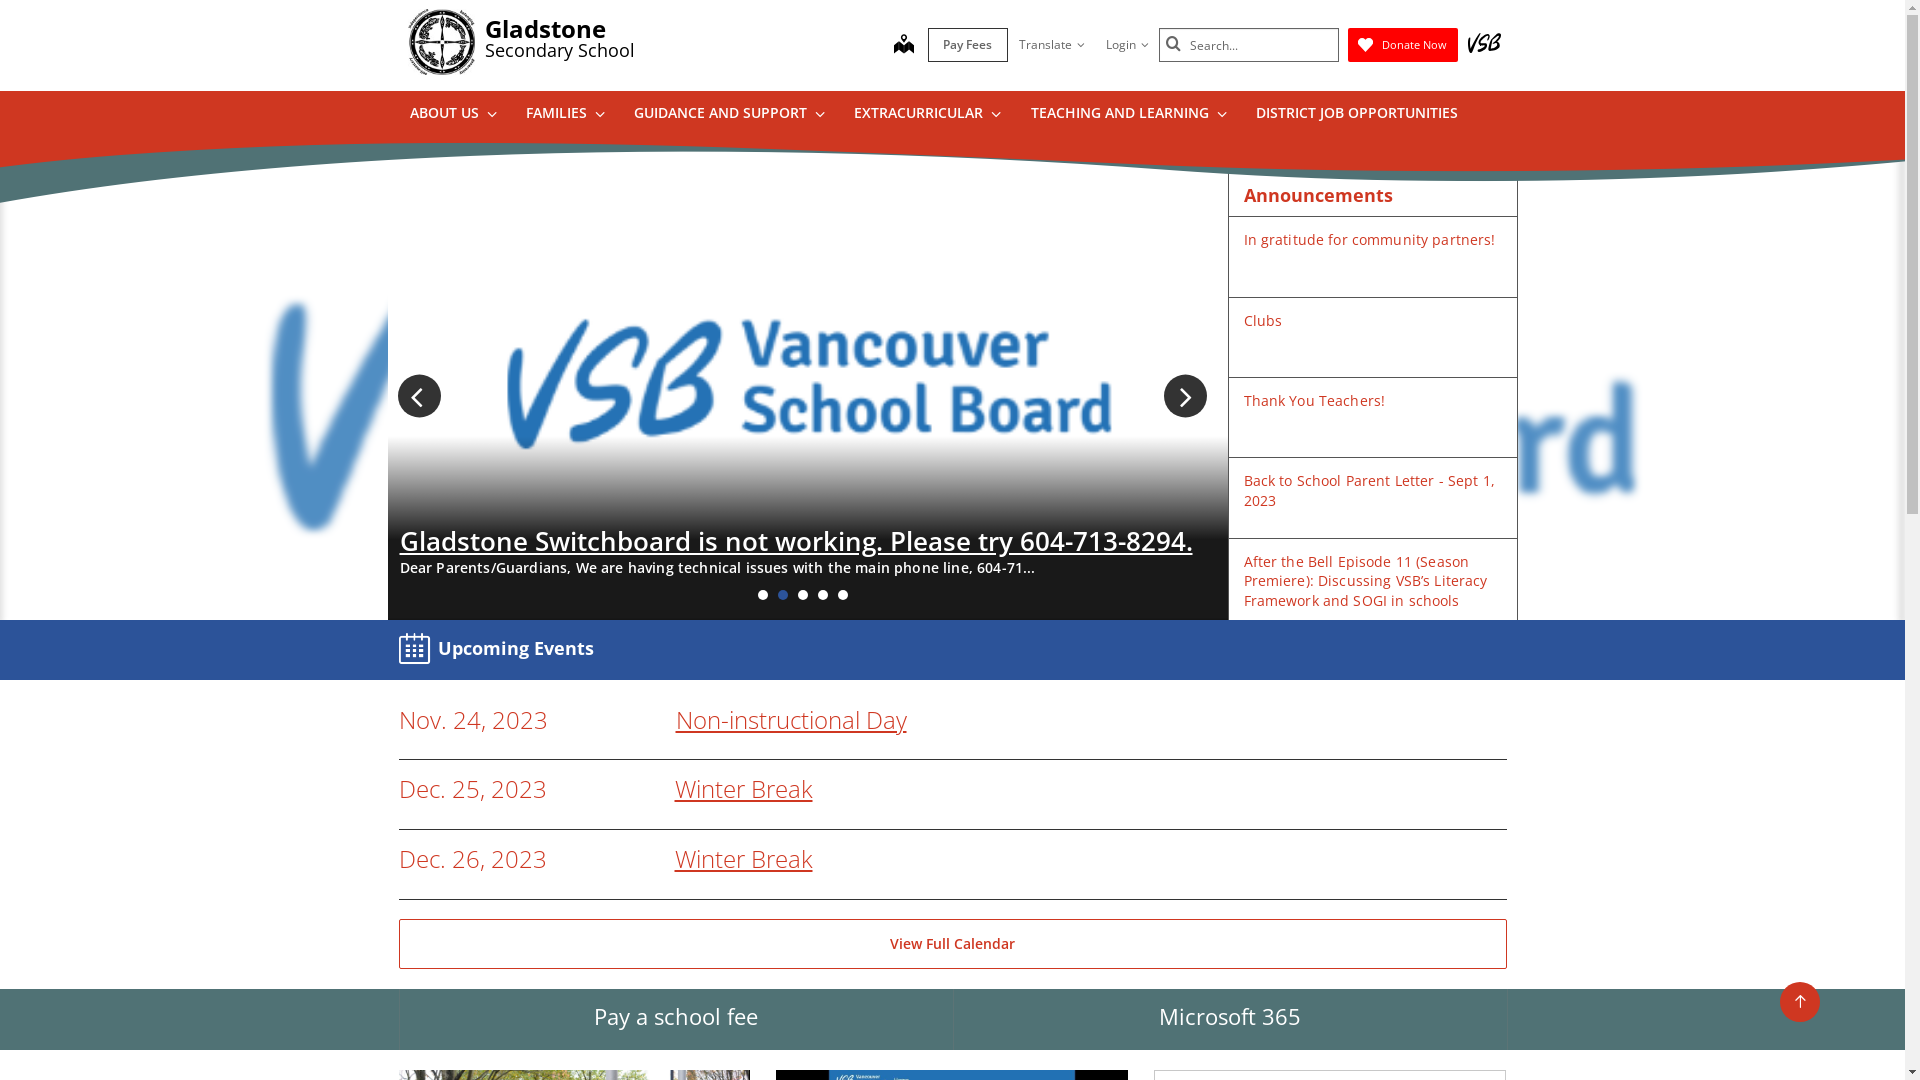  I want to click on 'Pay Fees', so click(968, 45).